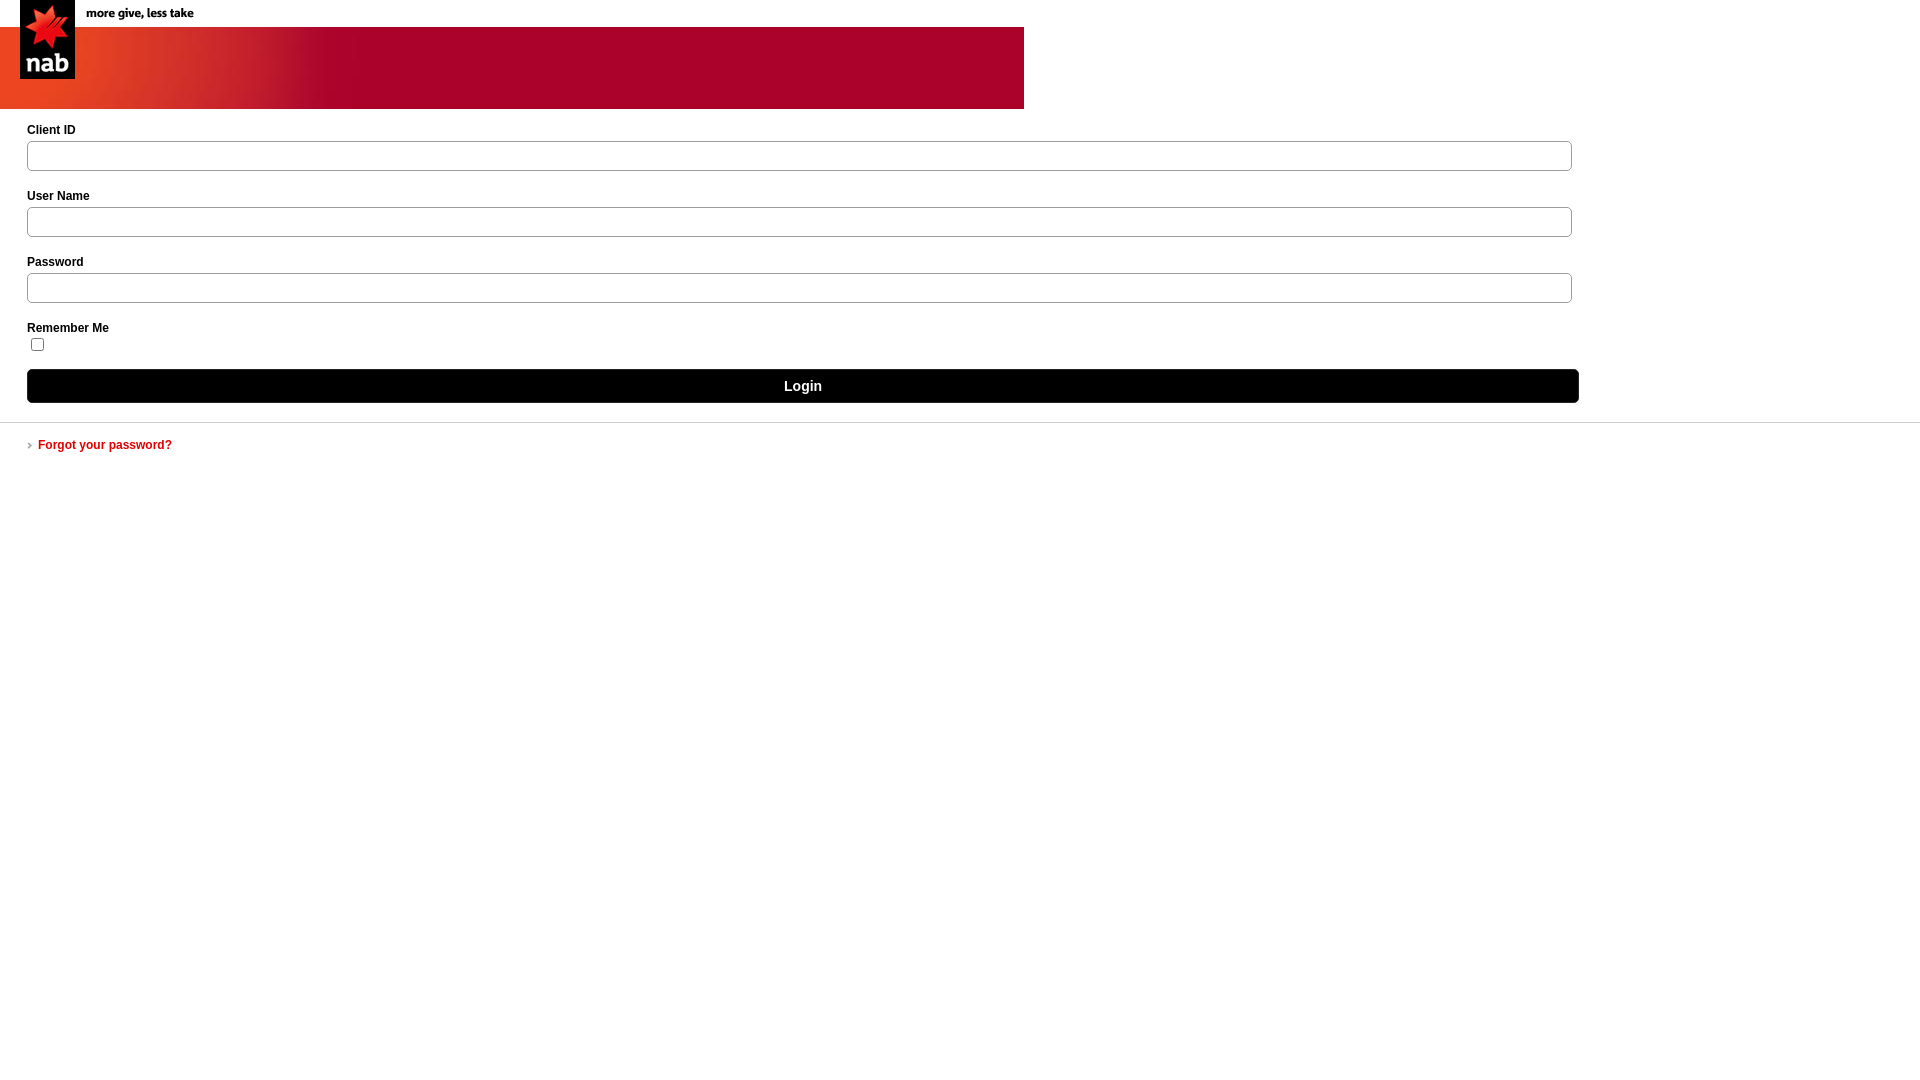 The height and width of the screenshot is (1080, 1920). What do you see at coordinates (802, 385) in the screenshot?
I see `'Login'` at bounding box center [802, 385].